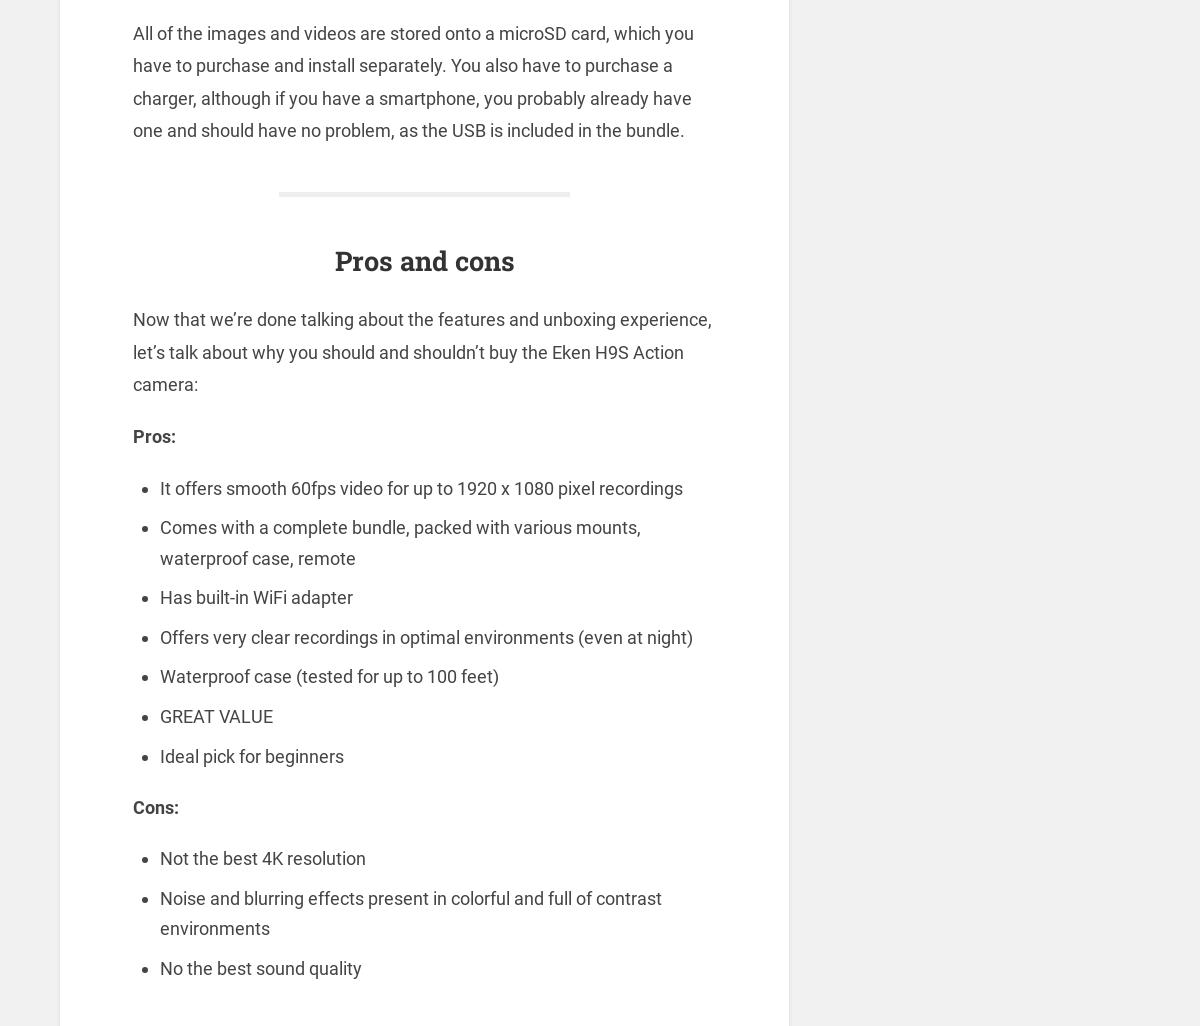 This screenshot has width=1200, height=1026. Describe the element at coordinates (250, 755) in the screenshot. I see `'Ideal pick for beginners'` at that location.